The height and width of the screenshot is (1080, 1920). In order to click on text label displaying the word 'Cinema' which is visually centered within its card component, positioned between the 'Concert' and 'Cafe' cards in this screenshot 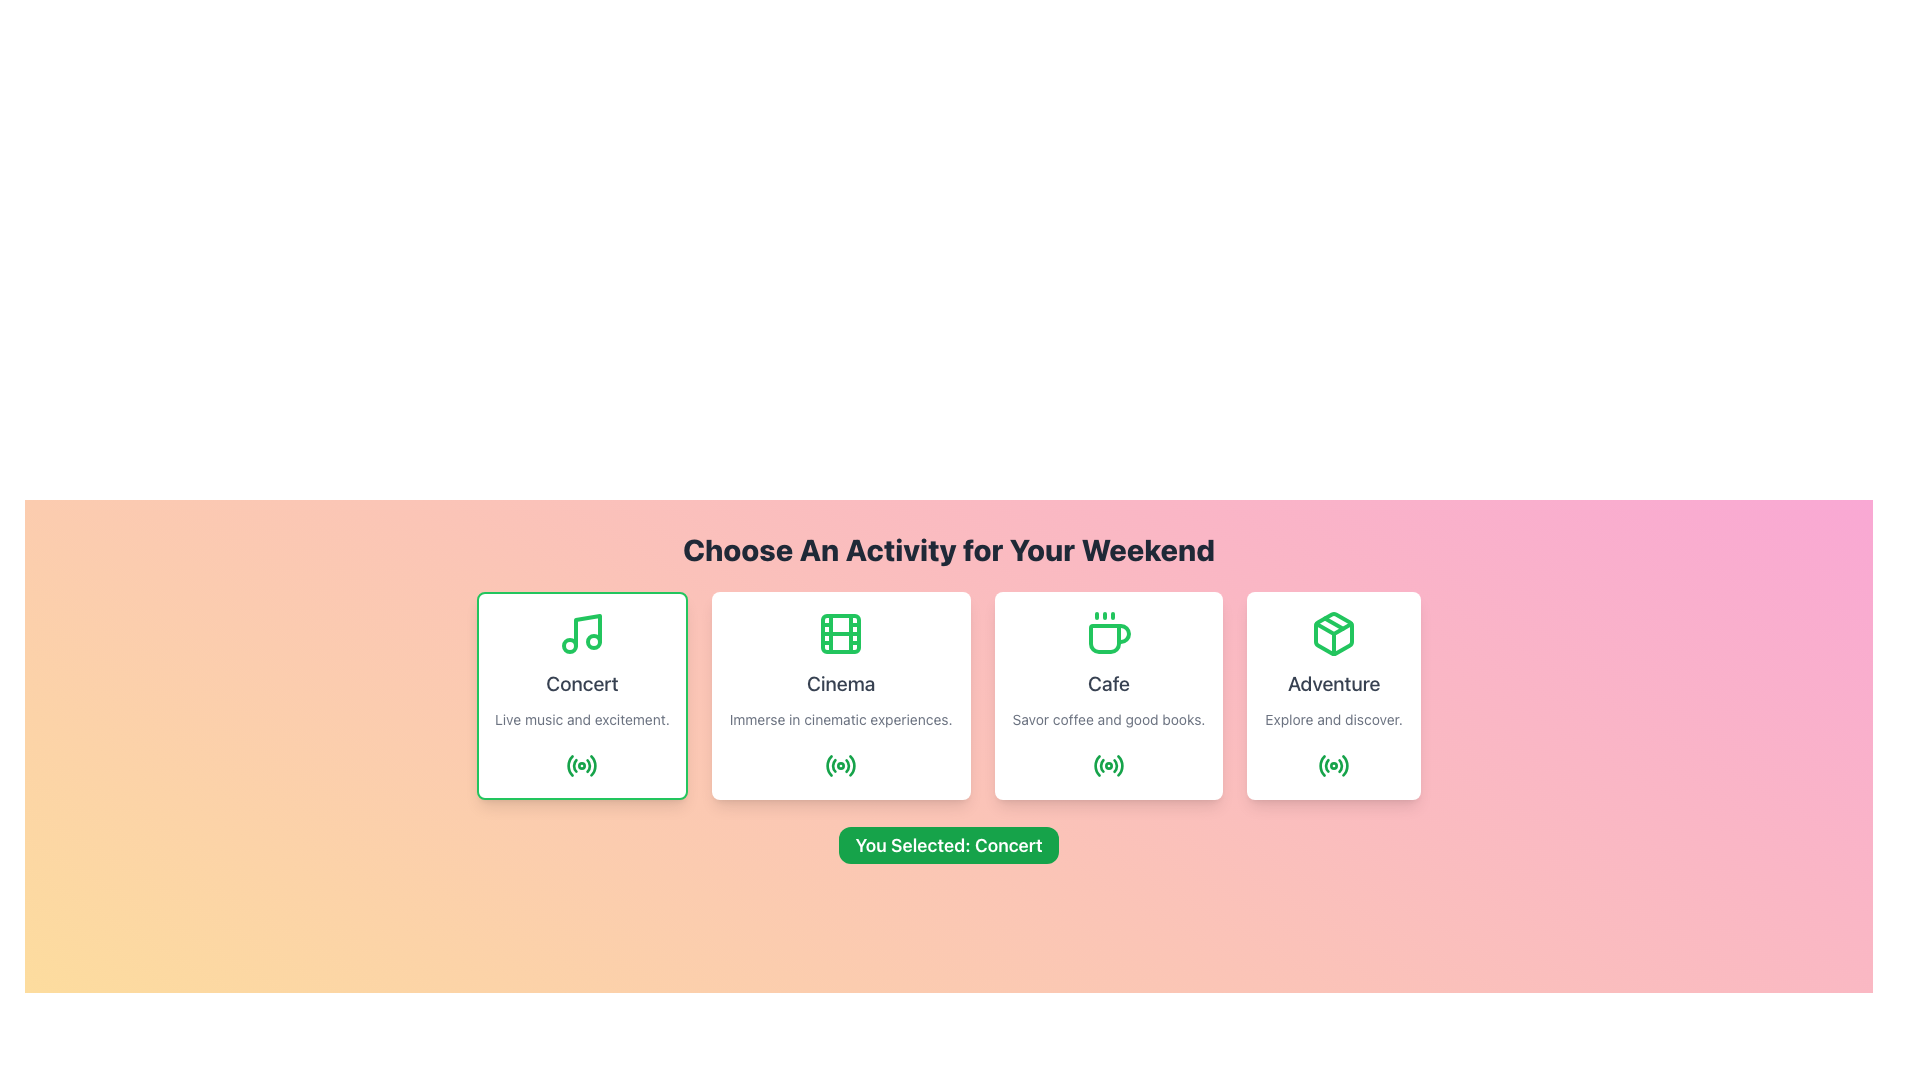, I will do `click(841, 682)`.